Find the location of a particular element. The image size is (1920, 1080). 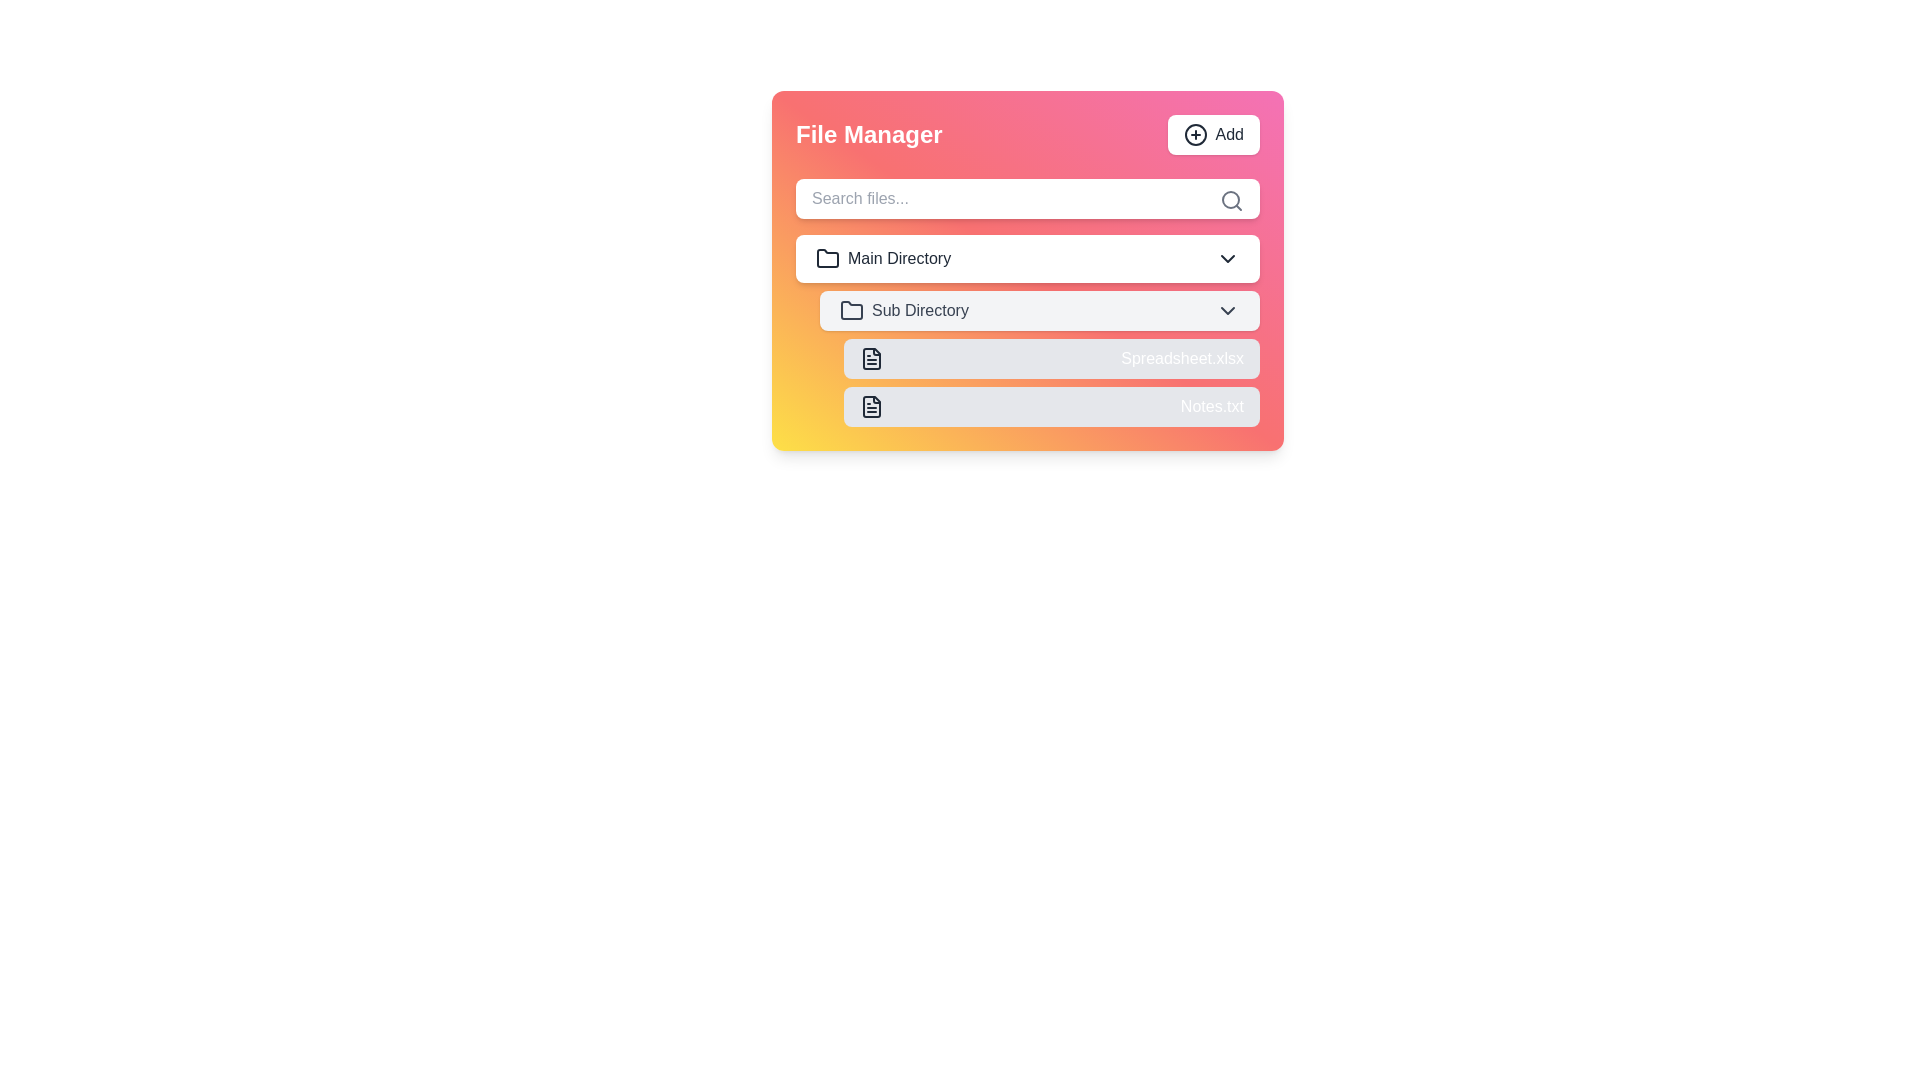

the chevron symbol located in the top-right corner adjacent to the text 'Main Directory' to trigger any highlight or tooltip is located at coordinates (1227, 257).